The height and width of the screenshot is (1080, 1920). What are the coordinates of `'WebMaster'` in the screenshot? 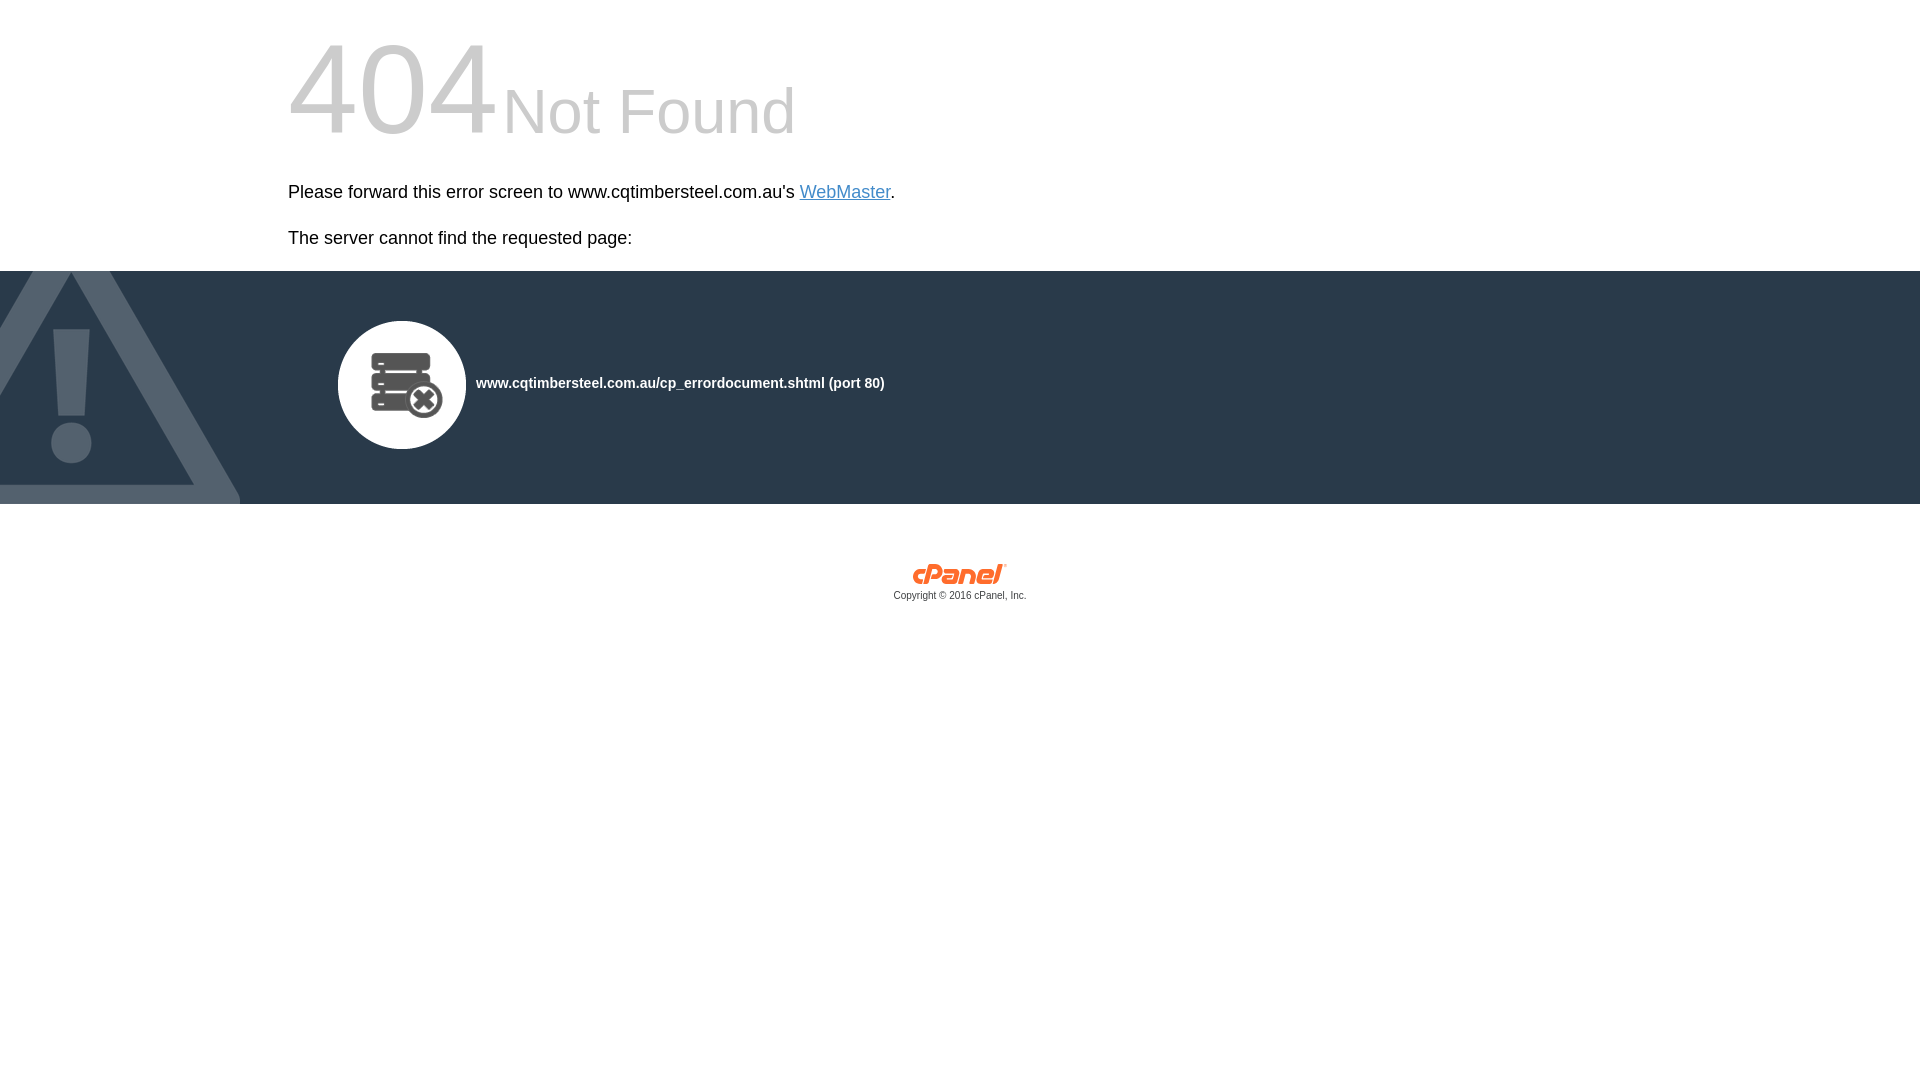 It's located at (845, 192).